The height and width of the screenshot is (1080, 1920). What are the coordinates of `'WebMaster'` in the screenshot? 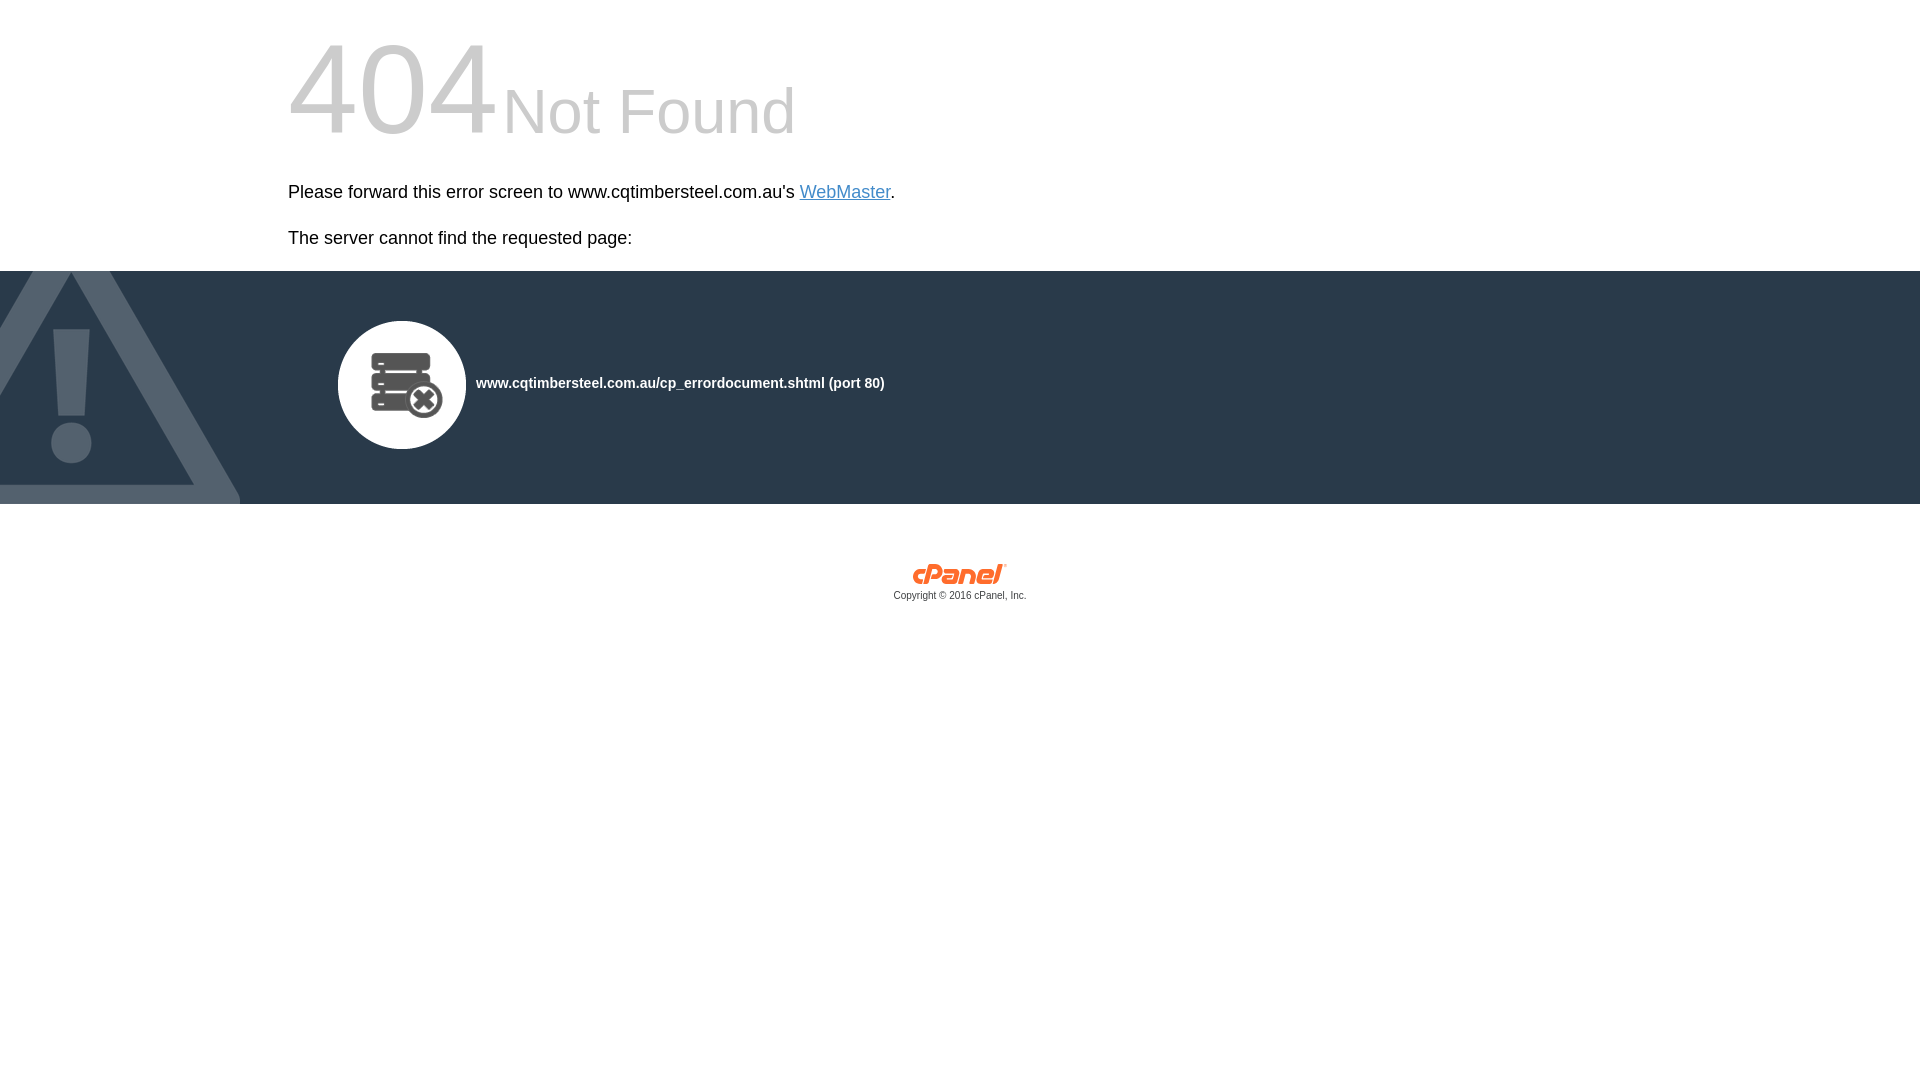 It's located at (845, 192).